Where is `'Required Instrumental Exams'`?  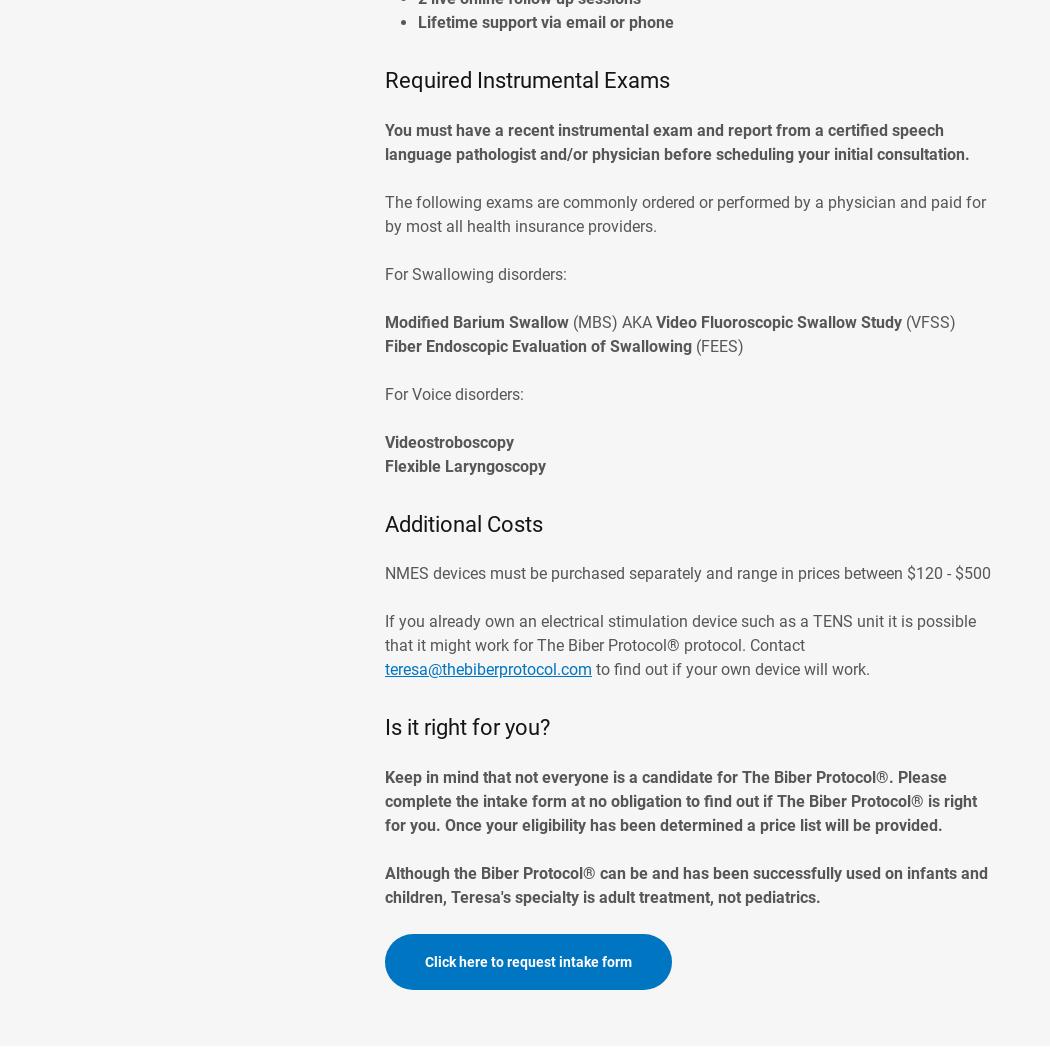 'Required Instrumental Exams' is located at coordinates (527, 80).